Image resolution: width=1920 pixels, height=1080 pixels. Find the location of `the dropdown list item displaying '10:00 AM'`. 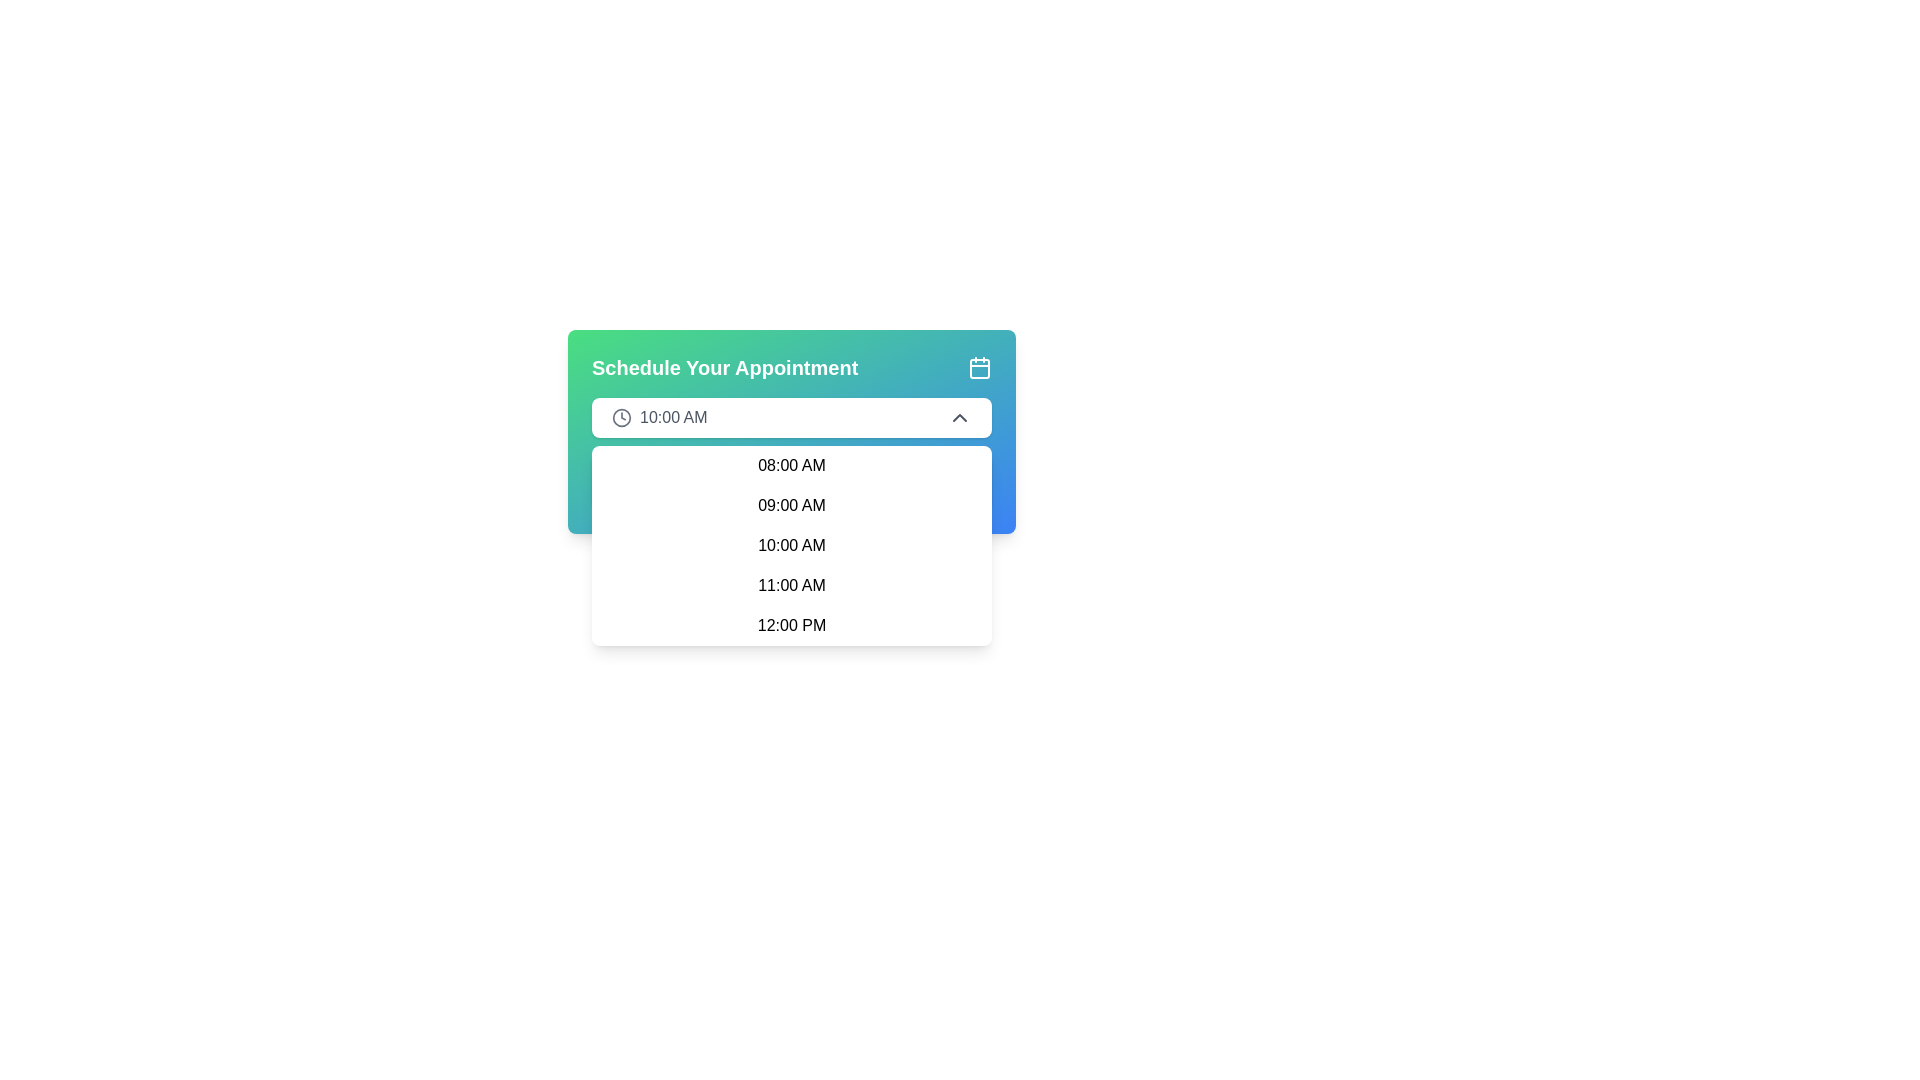

the dropdown list item displaying '10:00 AM' is located at coordinates (791, 546).